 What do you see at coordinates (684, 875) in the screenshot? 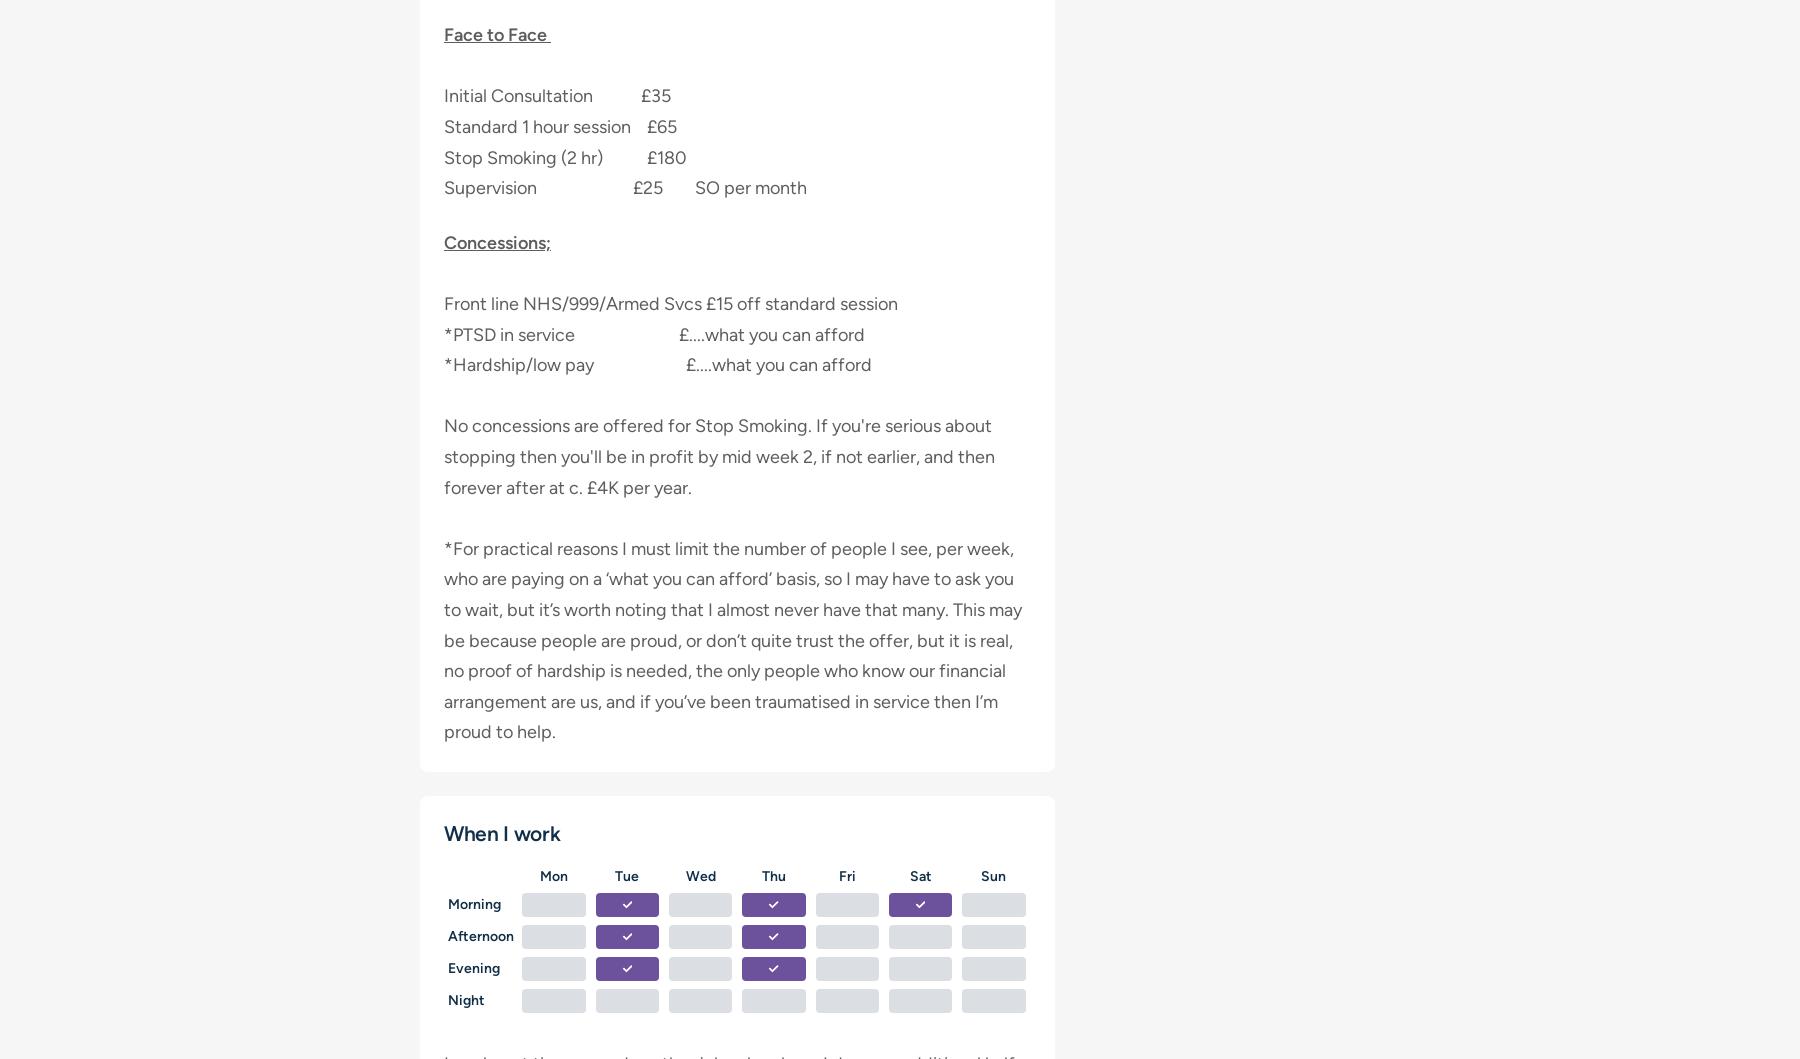
I see `'W'` at bounding box center [684, 875].